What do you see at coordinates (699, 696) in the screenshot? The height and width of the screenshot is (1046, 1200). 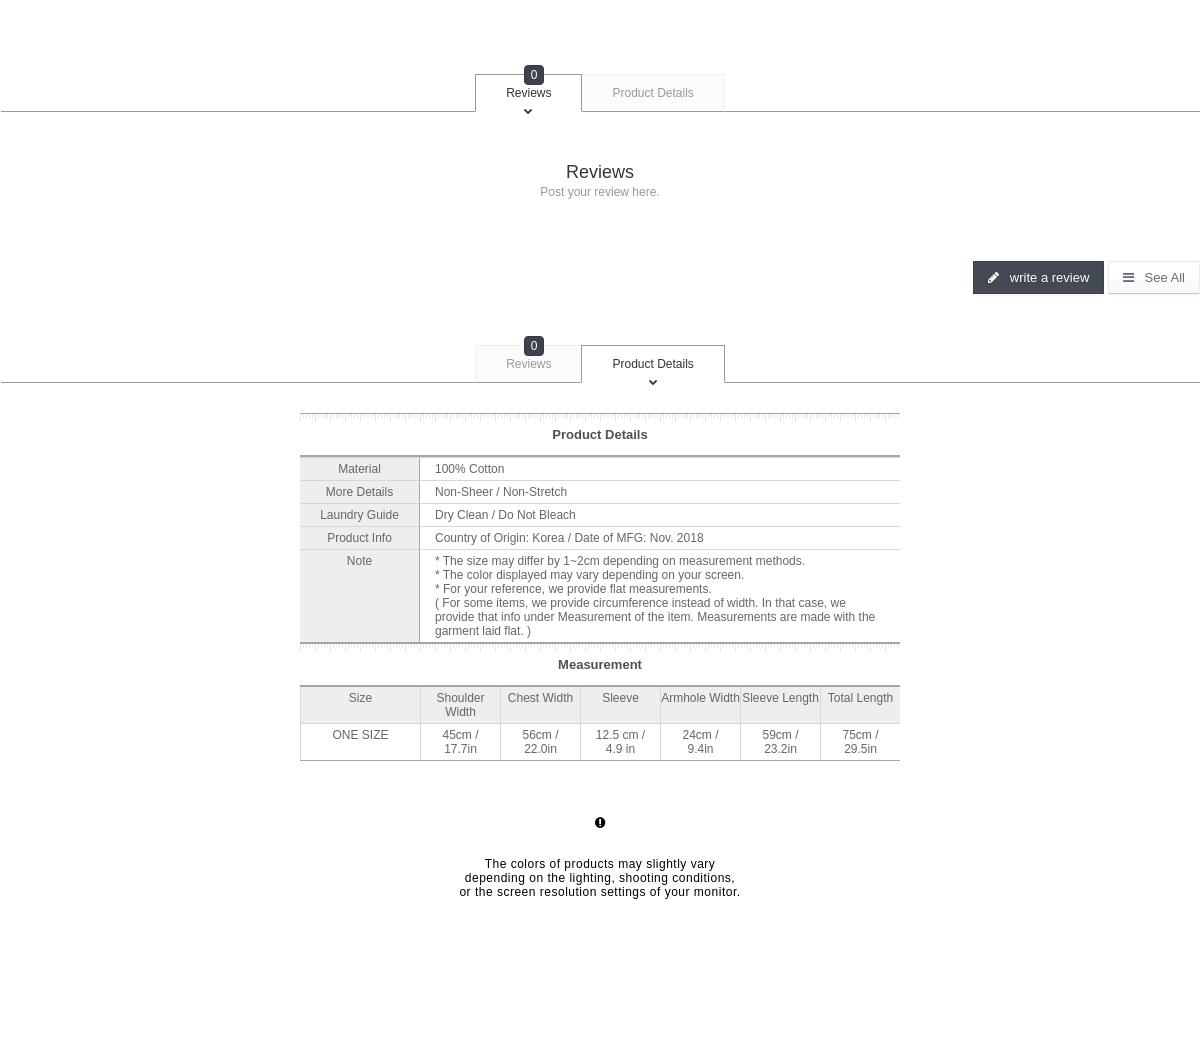 I see `'Armhole Width'` at bounding box center [699, 696].